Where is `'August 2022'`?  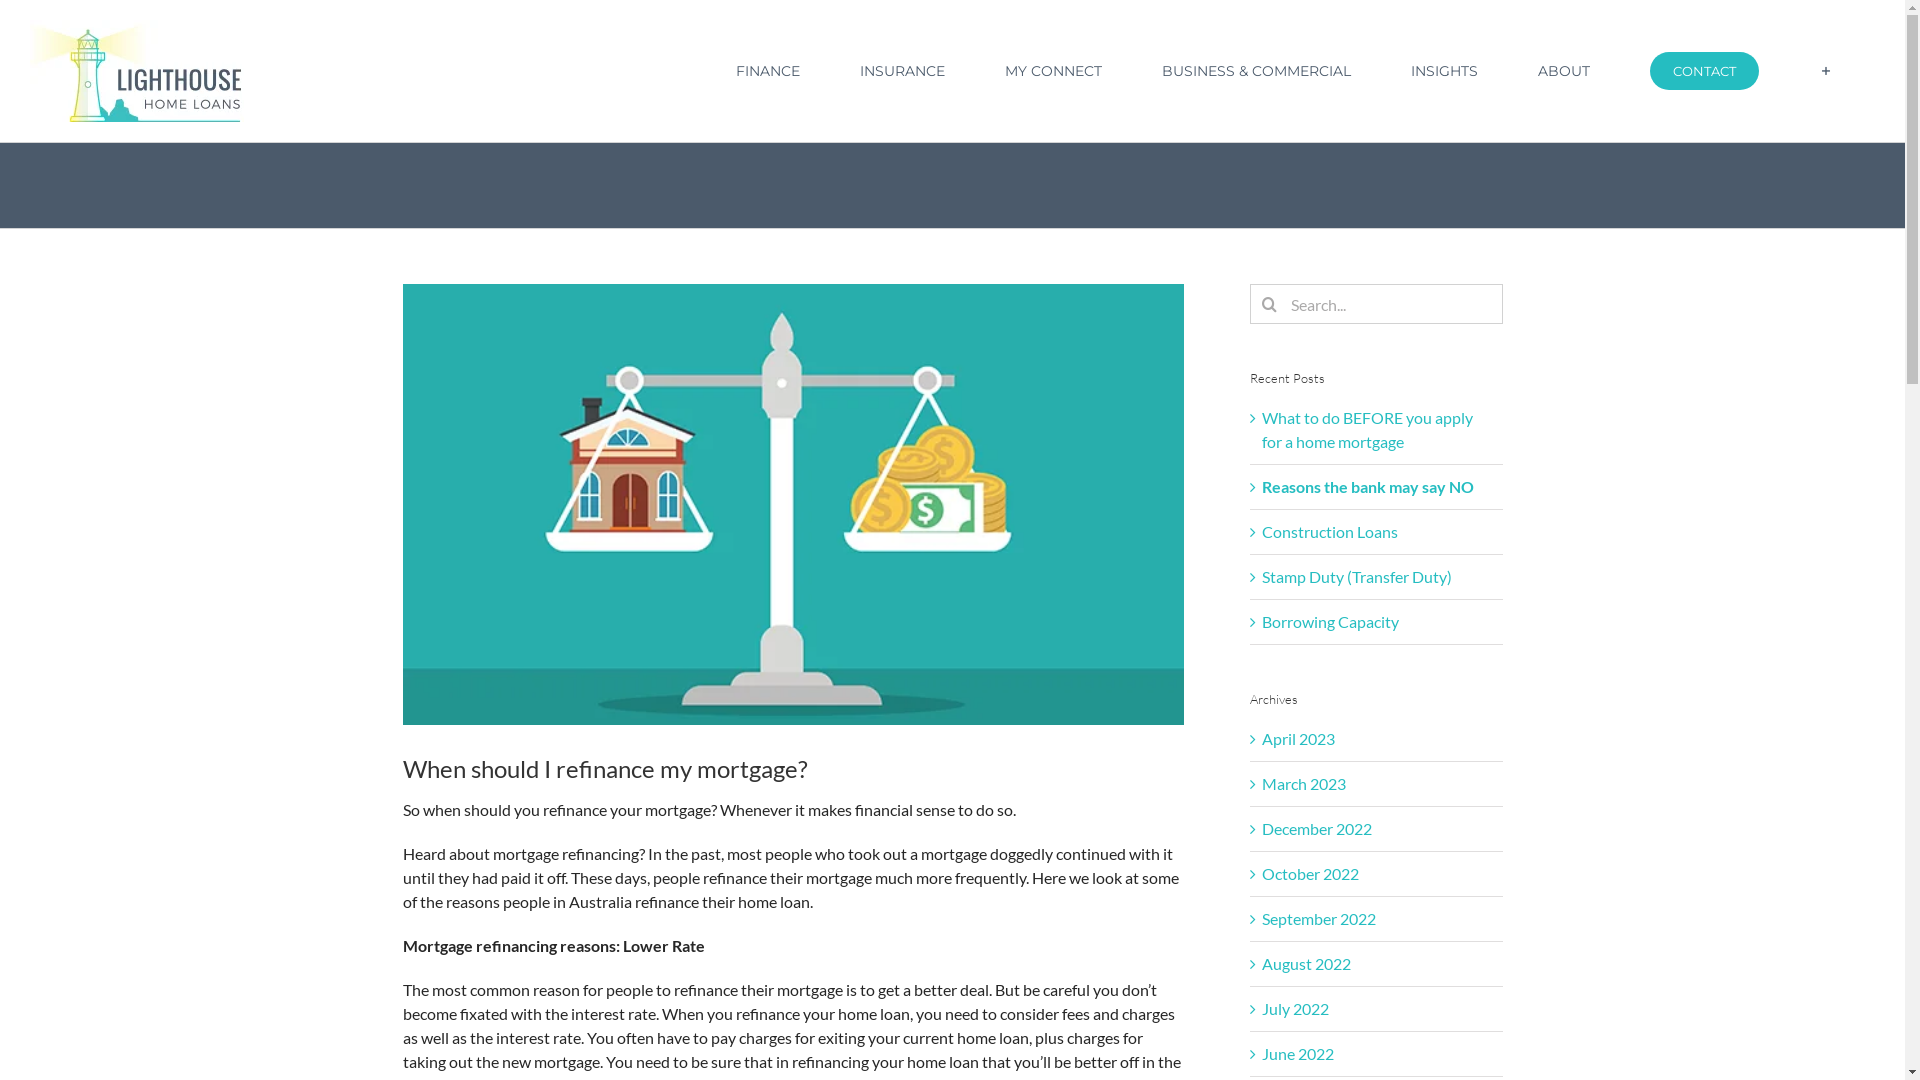 'August 2022' is located at coordinates (1261, 962).